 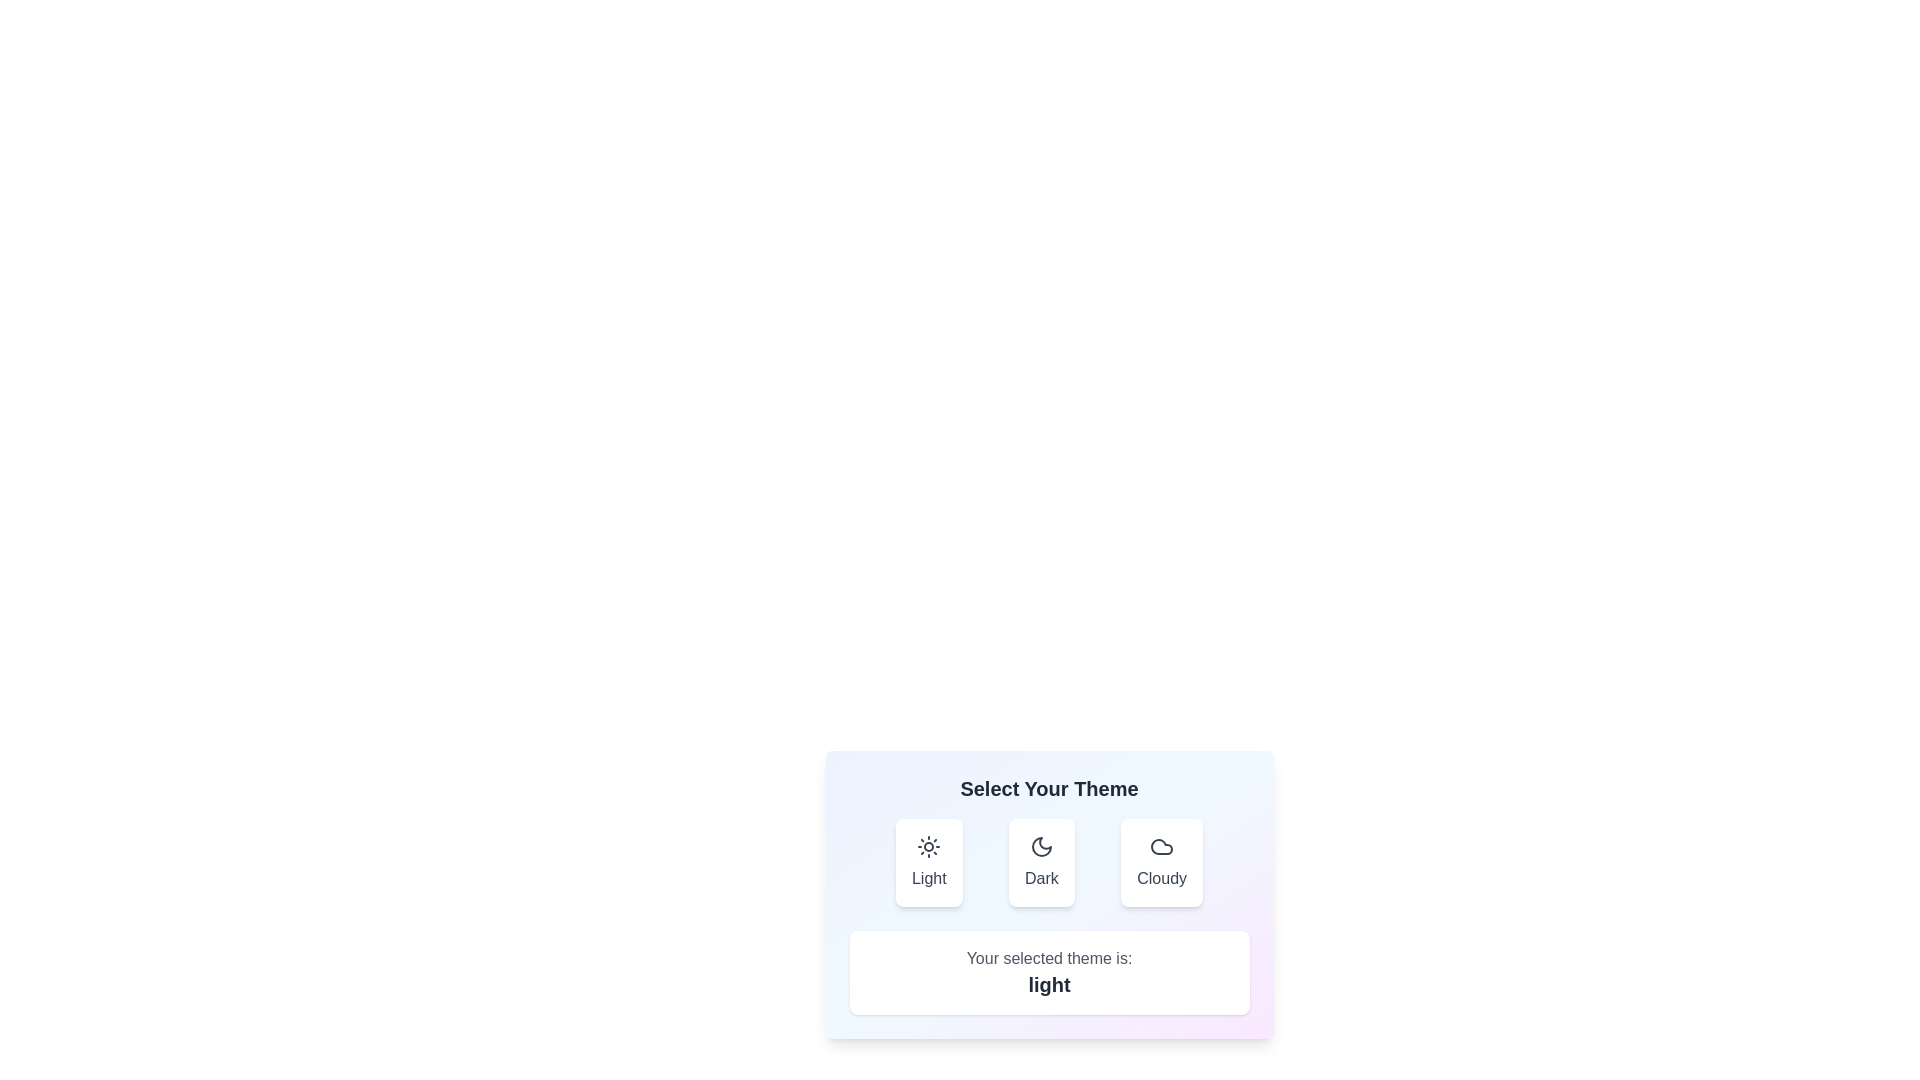 I want to click on the 'Dark' button which contains the dark theme icon, so click(x=1040, y=847).